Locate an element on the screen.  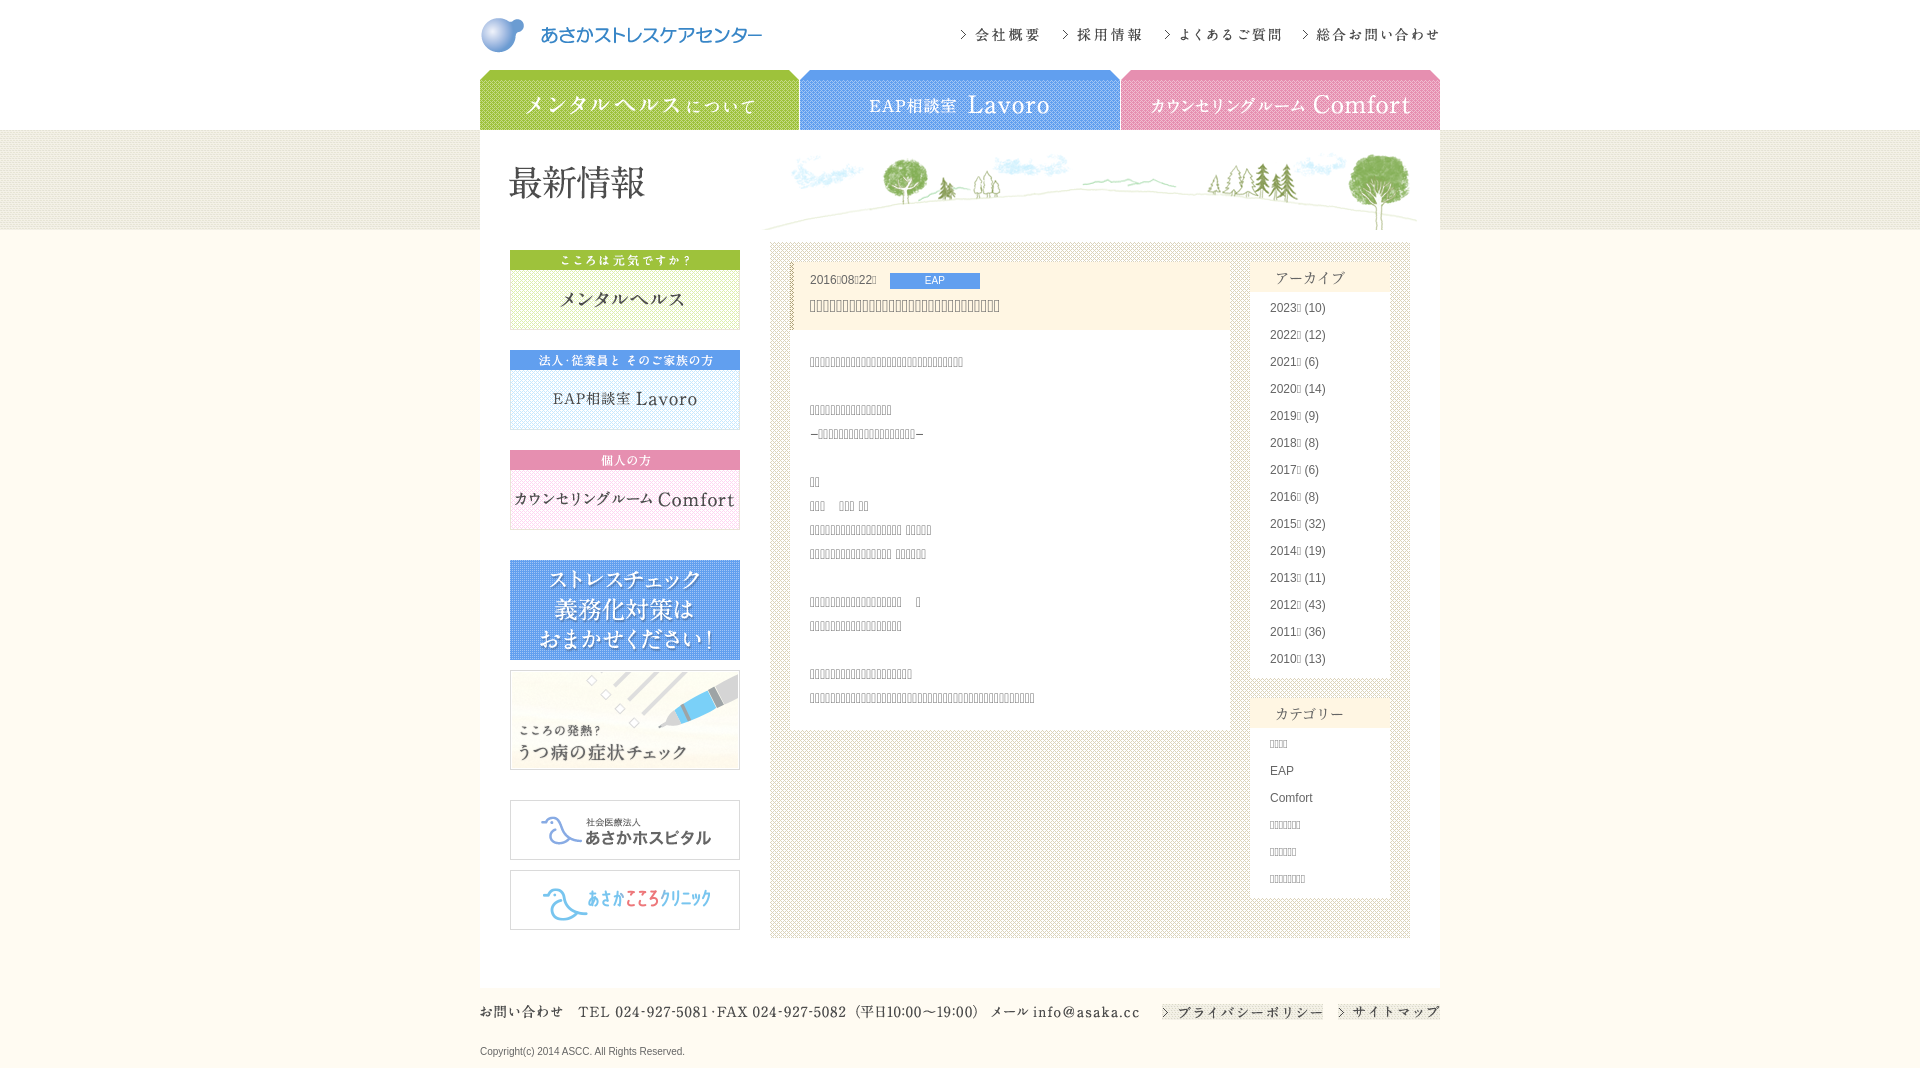
'Comfort' is located at coordinates (1291, 797).